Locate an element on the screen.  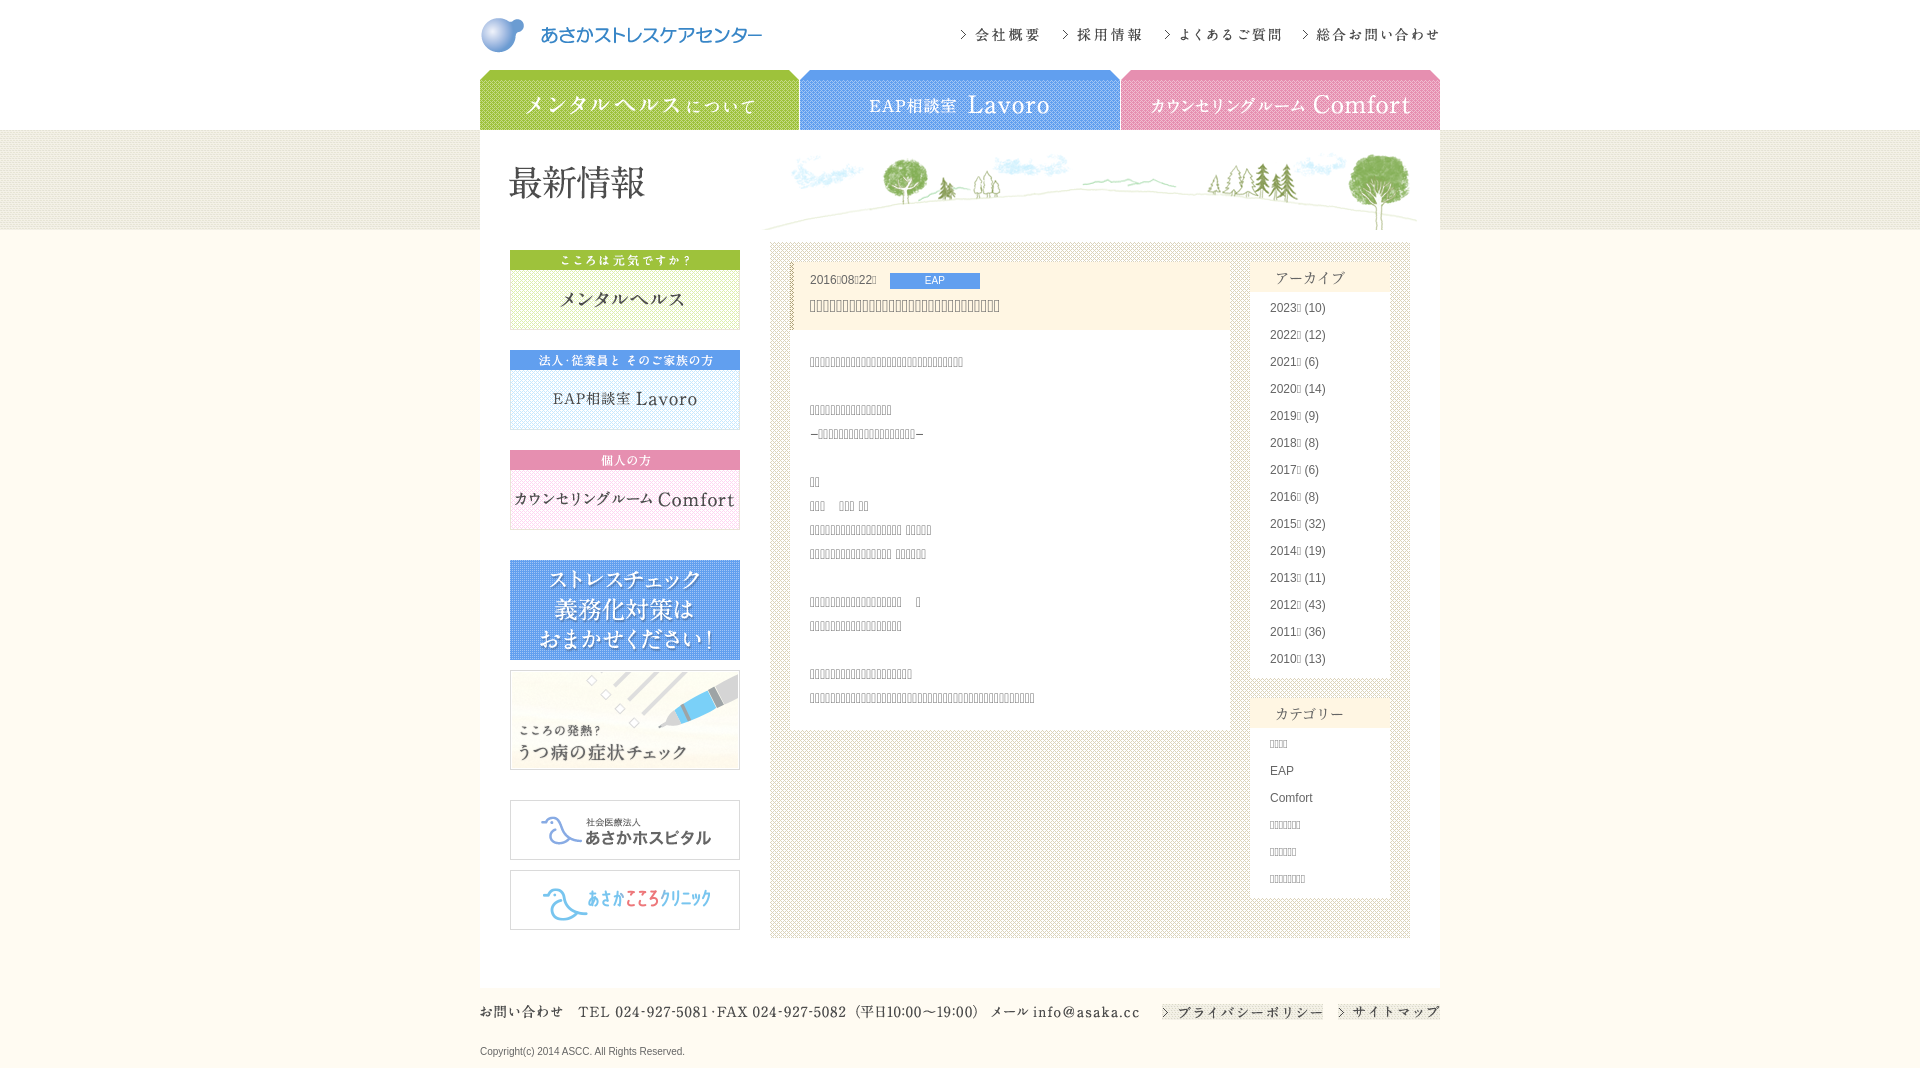
'Comfort' is located at coordinates (1291, 797).